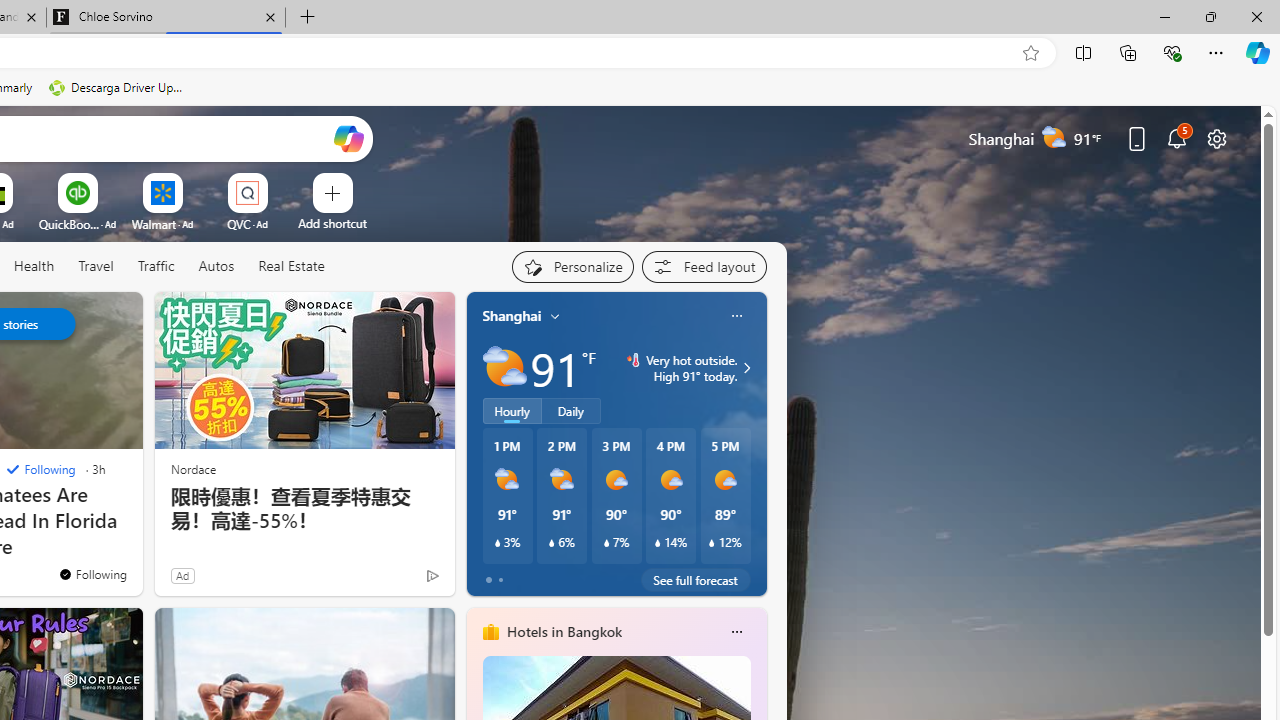 The width and height of the screenshot is (1280, 720). What do you see at coordinates (1176, 137) in the screenshot?
I see `'Notifications'` at bounding box center [1176, 137].